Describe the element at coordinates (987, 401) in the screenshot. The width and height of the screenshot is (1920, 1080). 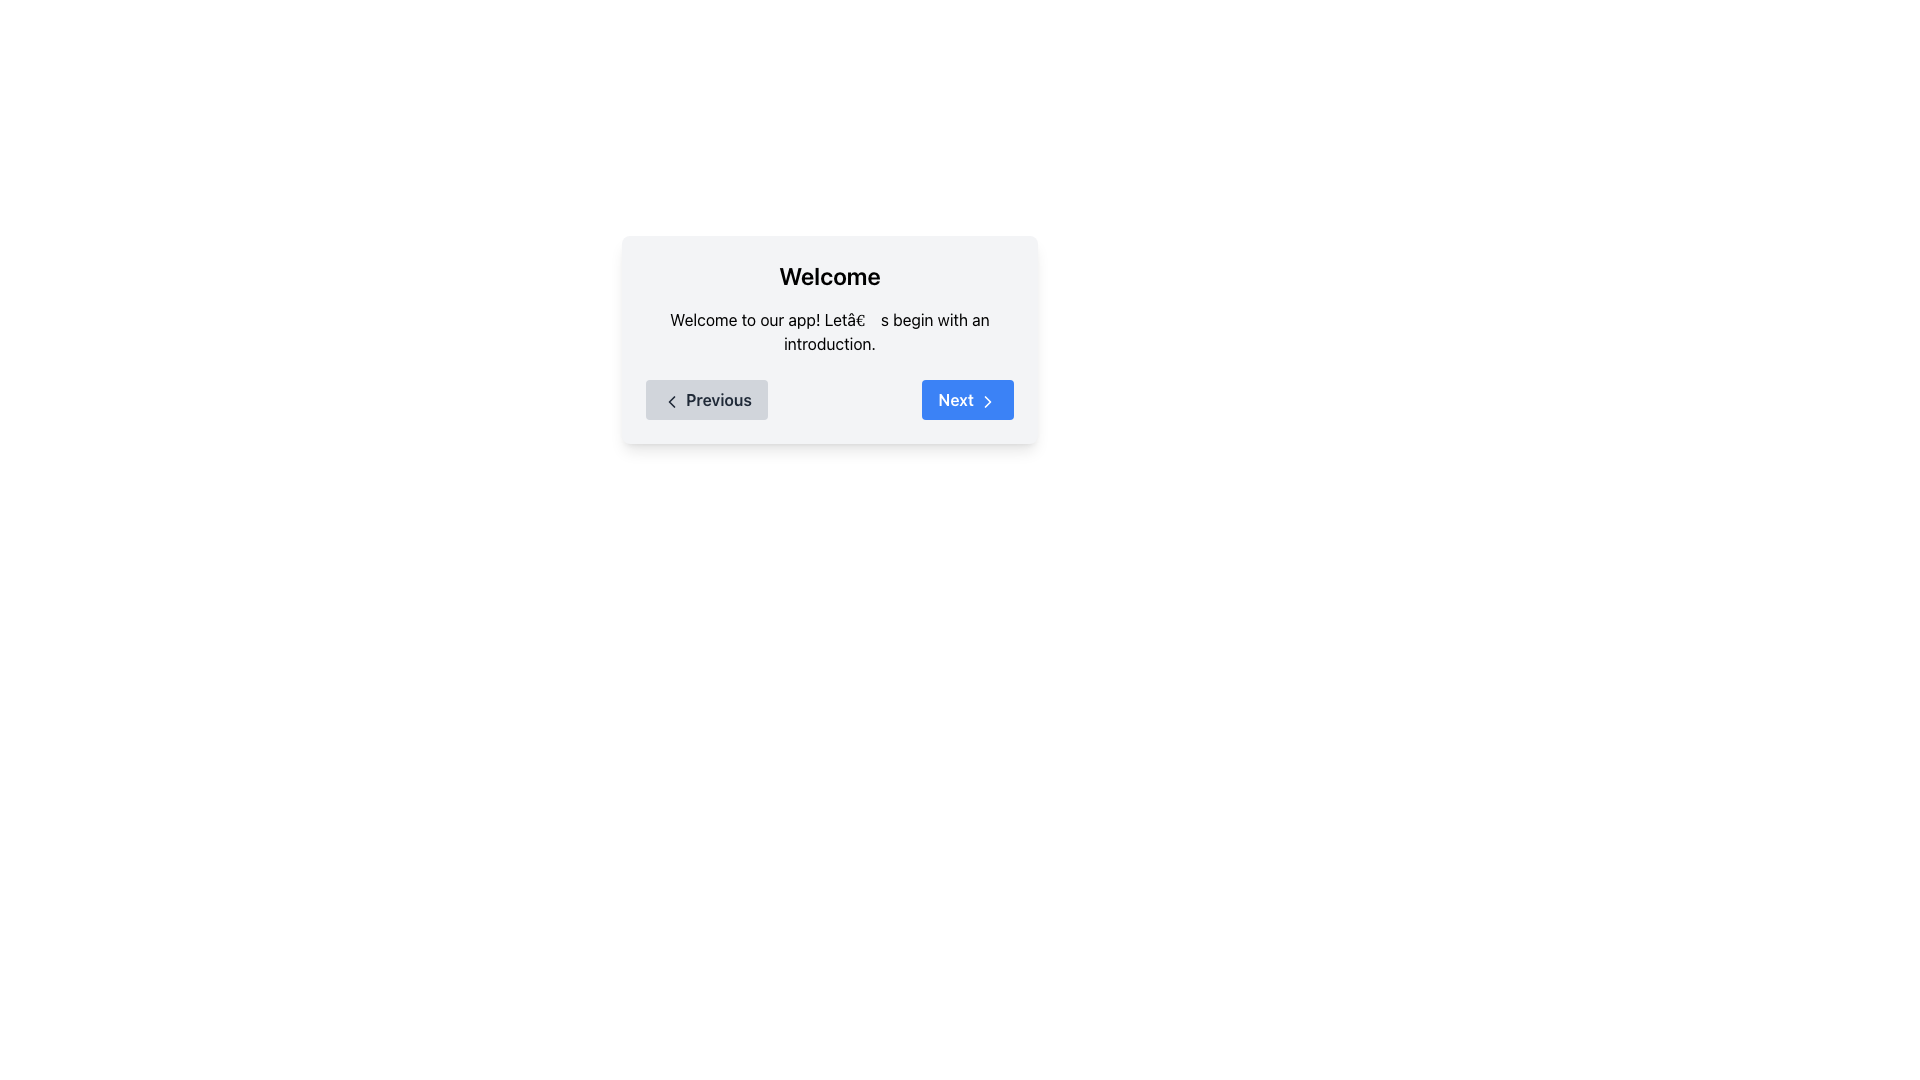
I see `the right-pointing chevron arrow SVG element located within the 'Next' button in the lower-right corner of the dialog box` at that location.